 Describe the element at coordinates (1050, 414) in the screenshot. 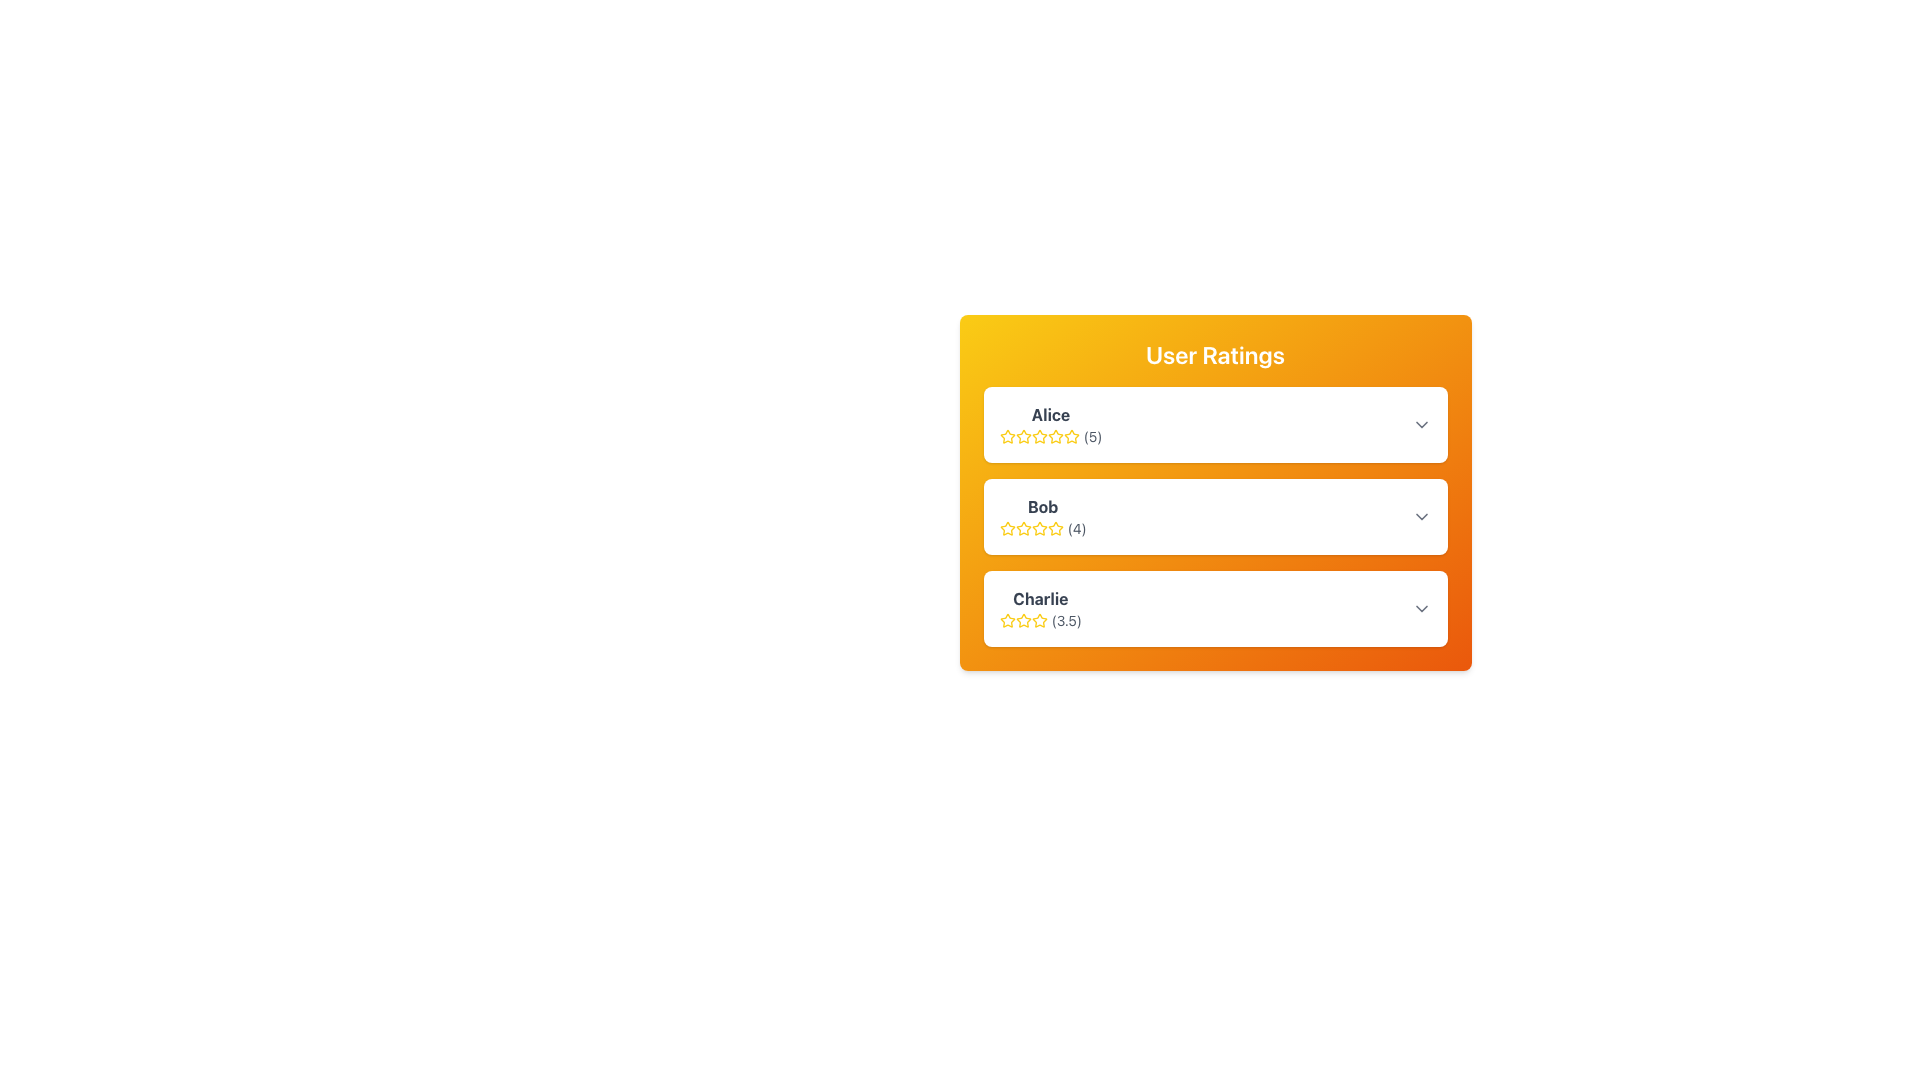

I see `the text label identifying user 'Alice' in the ratings card, positioned at the top left above the stars and rating count` at that location.